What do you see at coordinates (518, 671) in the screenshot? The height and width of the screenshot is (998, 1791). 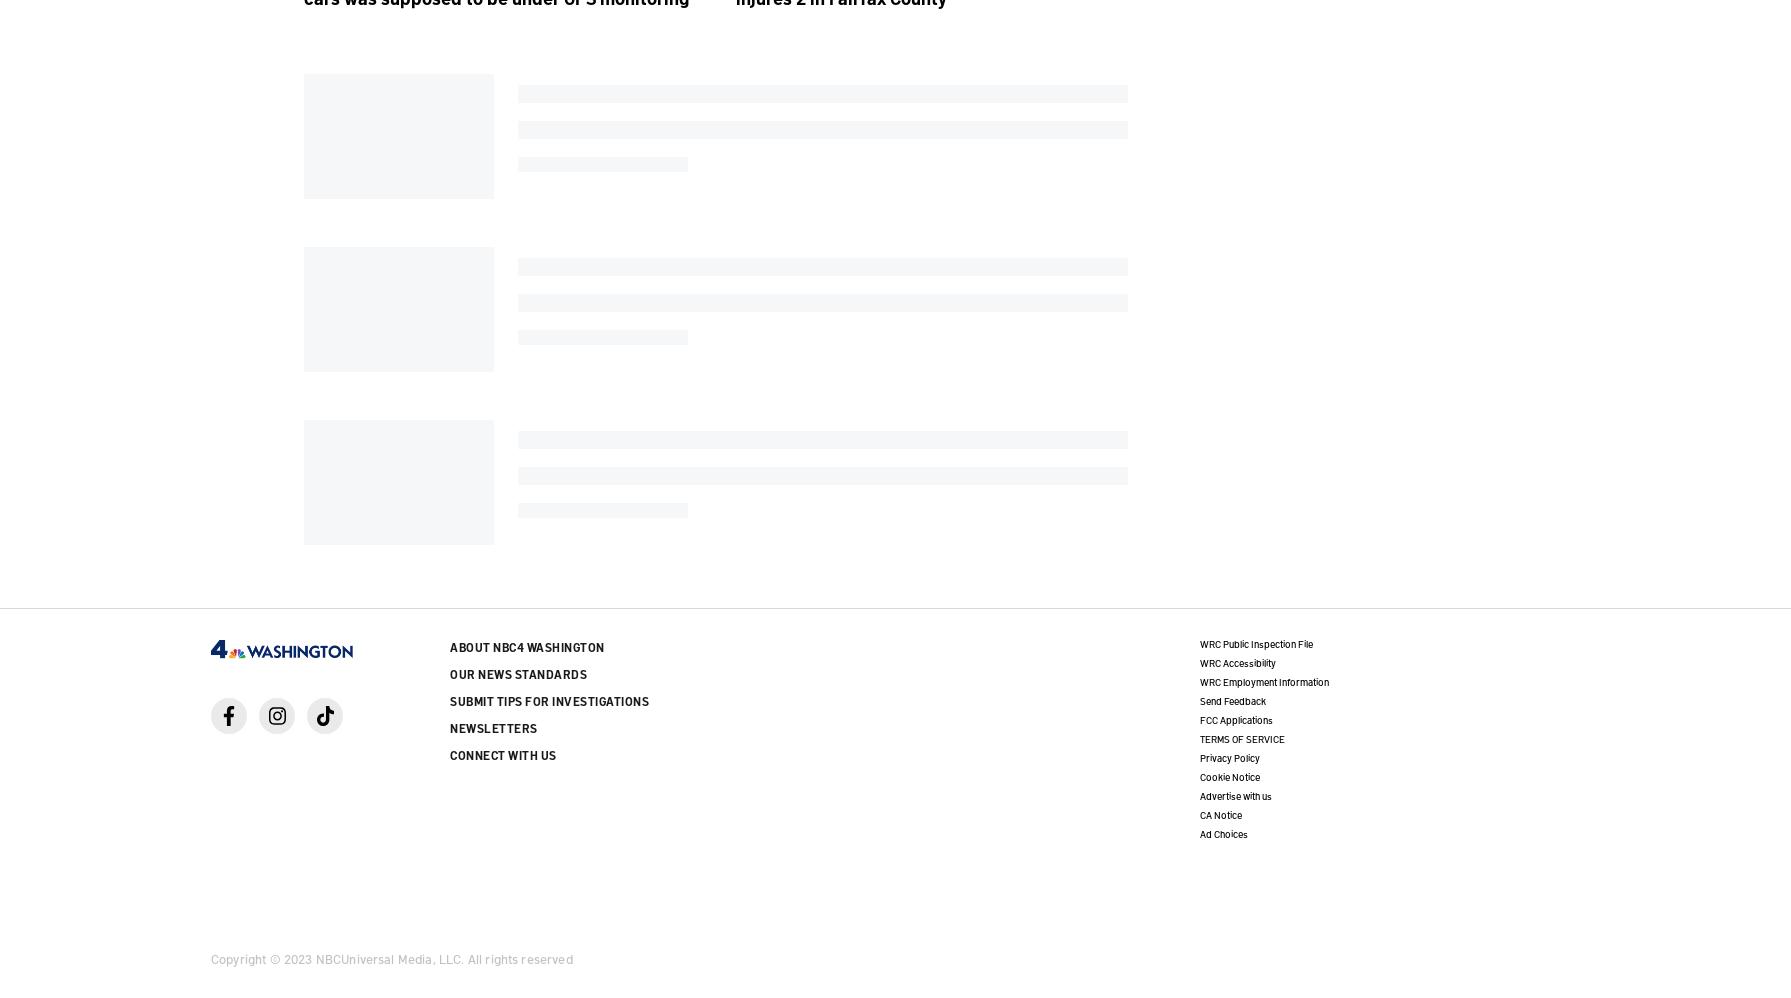 I see `'Our News Standards'` at bounding box center [518, 671].